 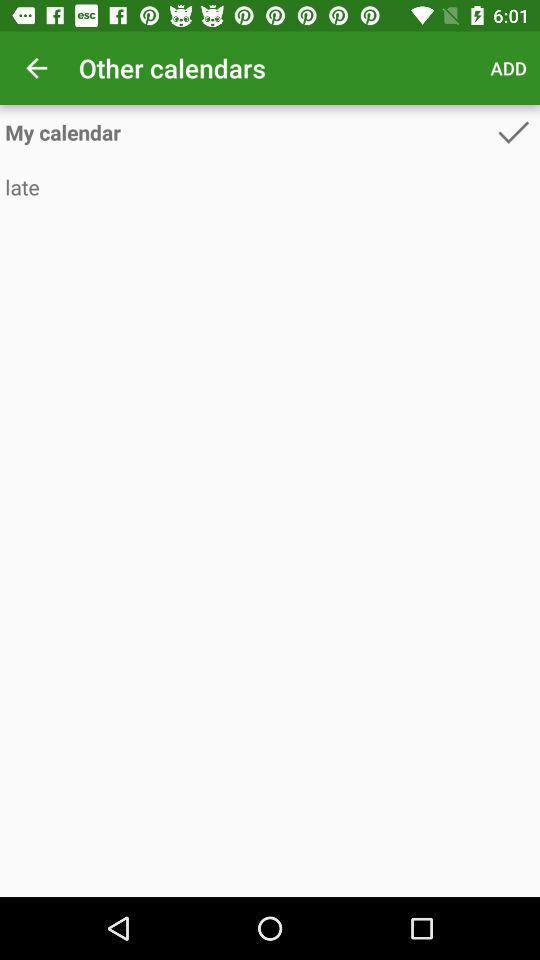 I want to click on the item above the late icon, so click(x=513, y=131).